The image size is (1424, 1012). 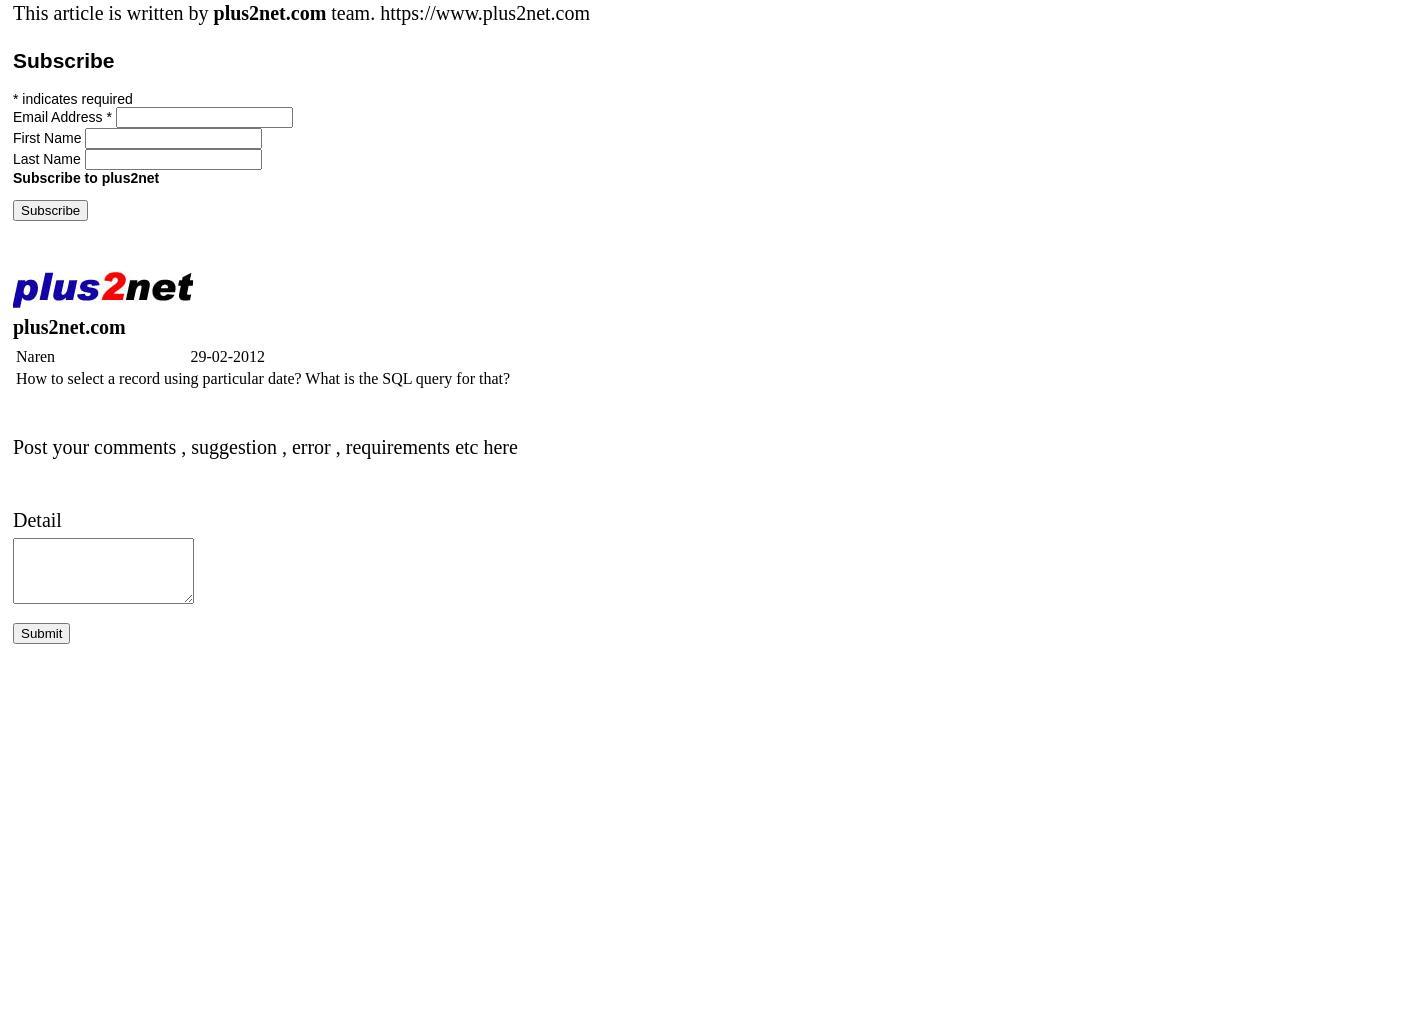 I want to click on 'Aggregate Queries', so click(x=88, y=844).